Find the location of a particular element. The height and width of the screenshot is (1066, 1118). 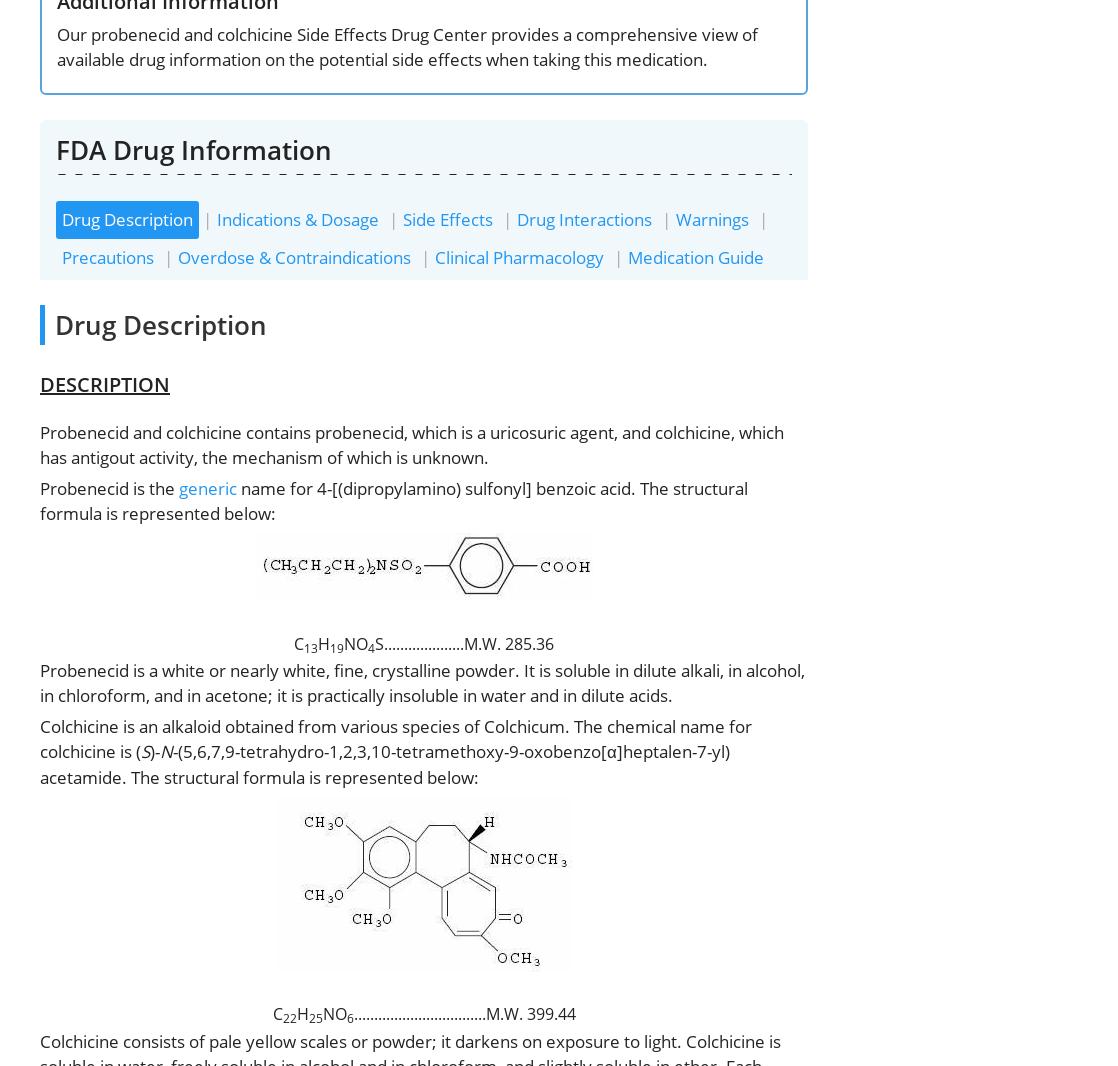

'Our probenecid and colchicine Side Effects Drug Center provides a comprehensive view of available drug information on the potential side effects when taking this medication.' is located at coordinates (406, 45).